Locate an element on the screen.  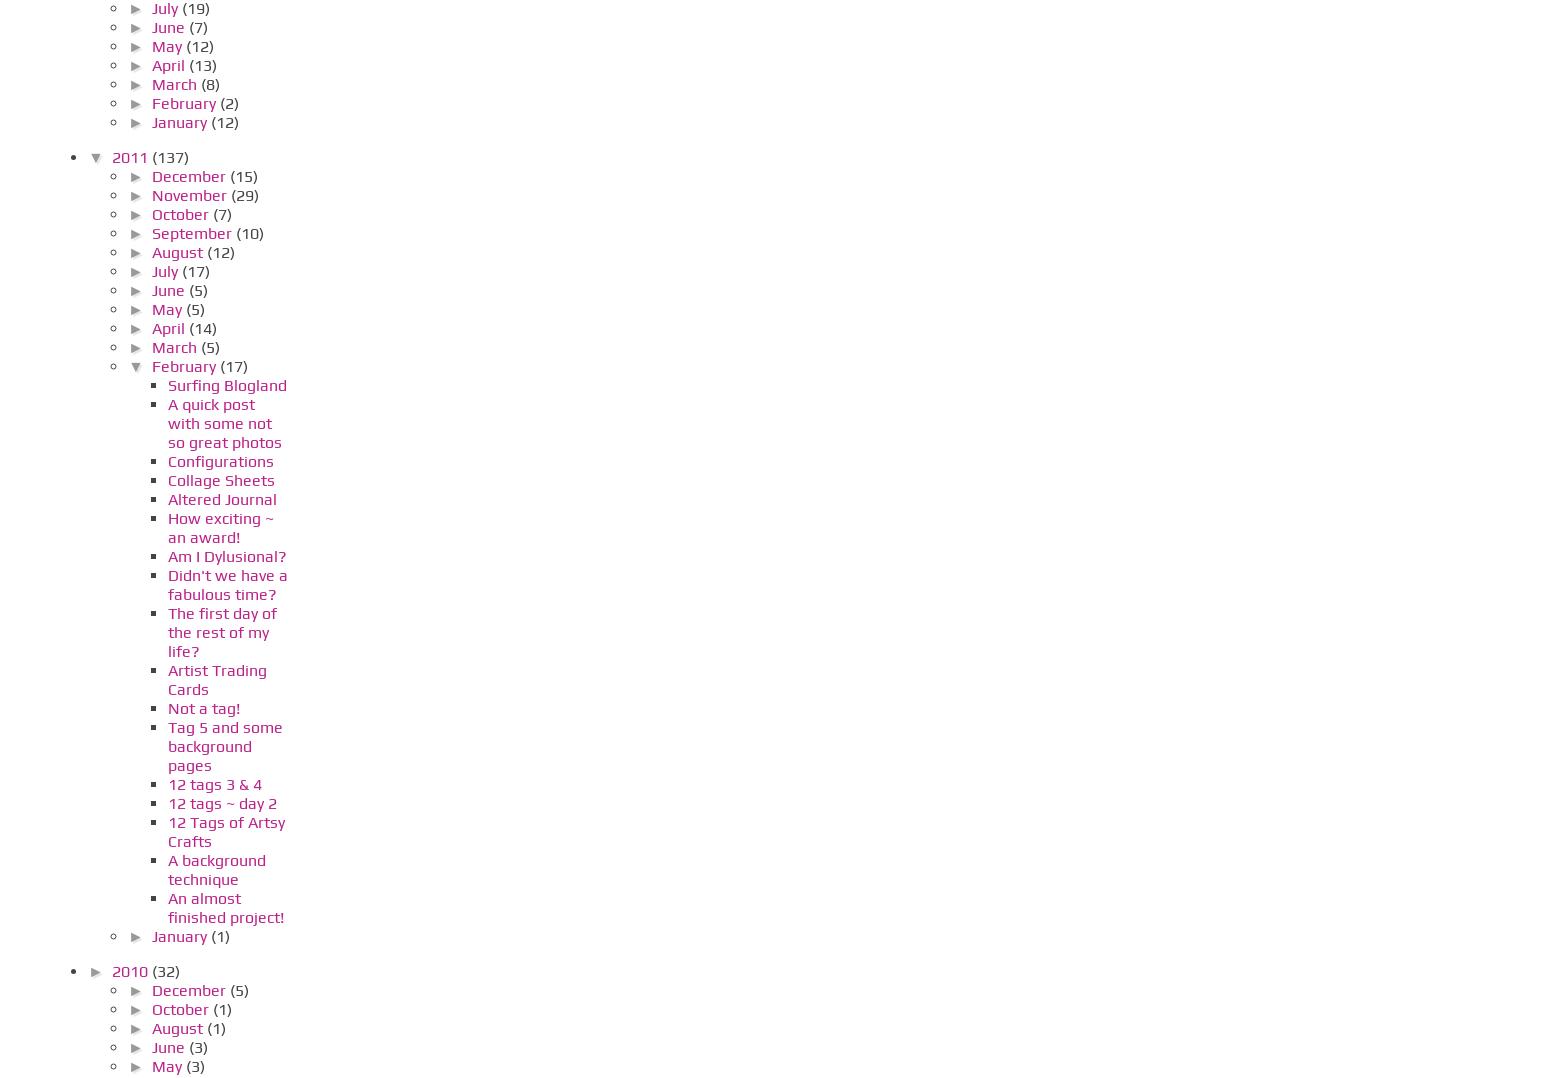
'2011' is located at coordinates (109, 155).